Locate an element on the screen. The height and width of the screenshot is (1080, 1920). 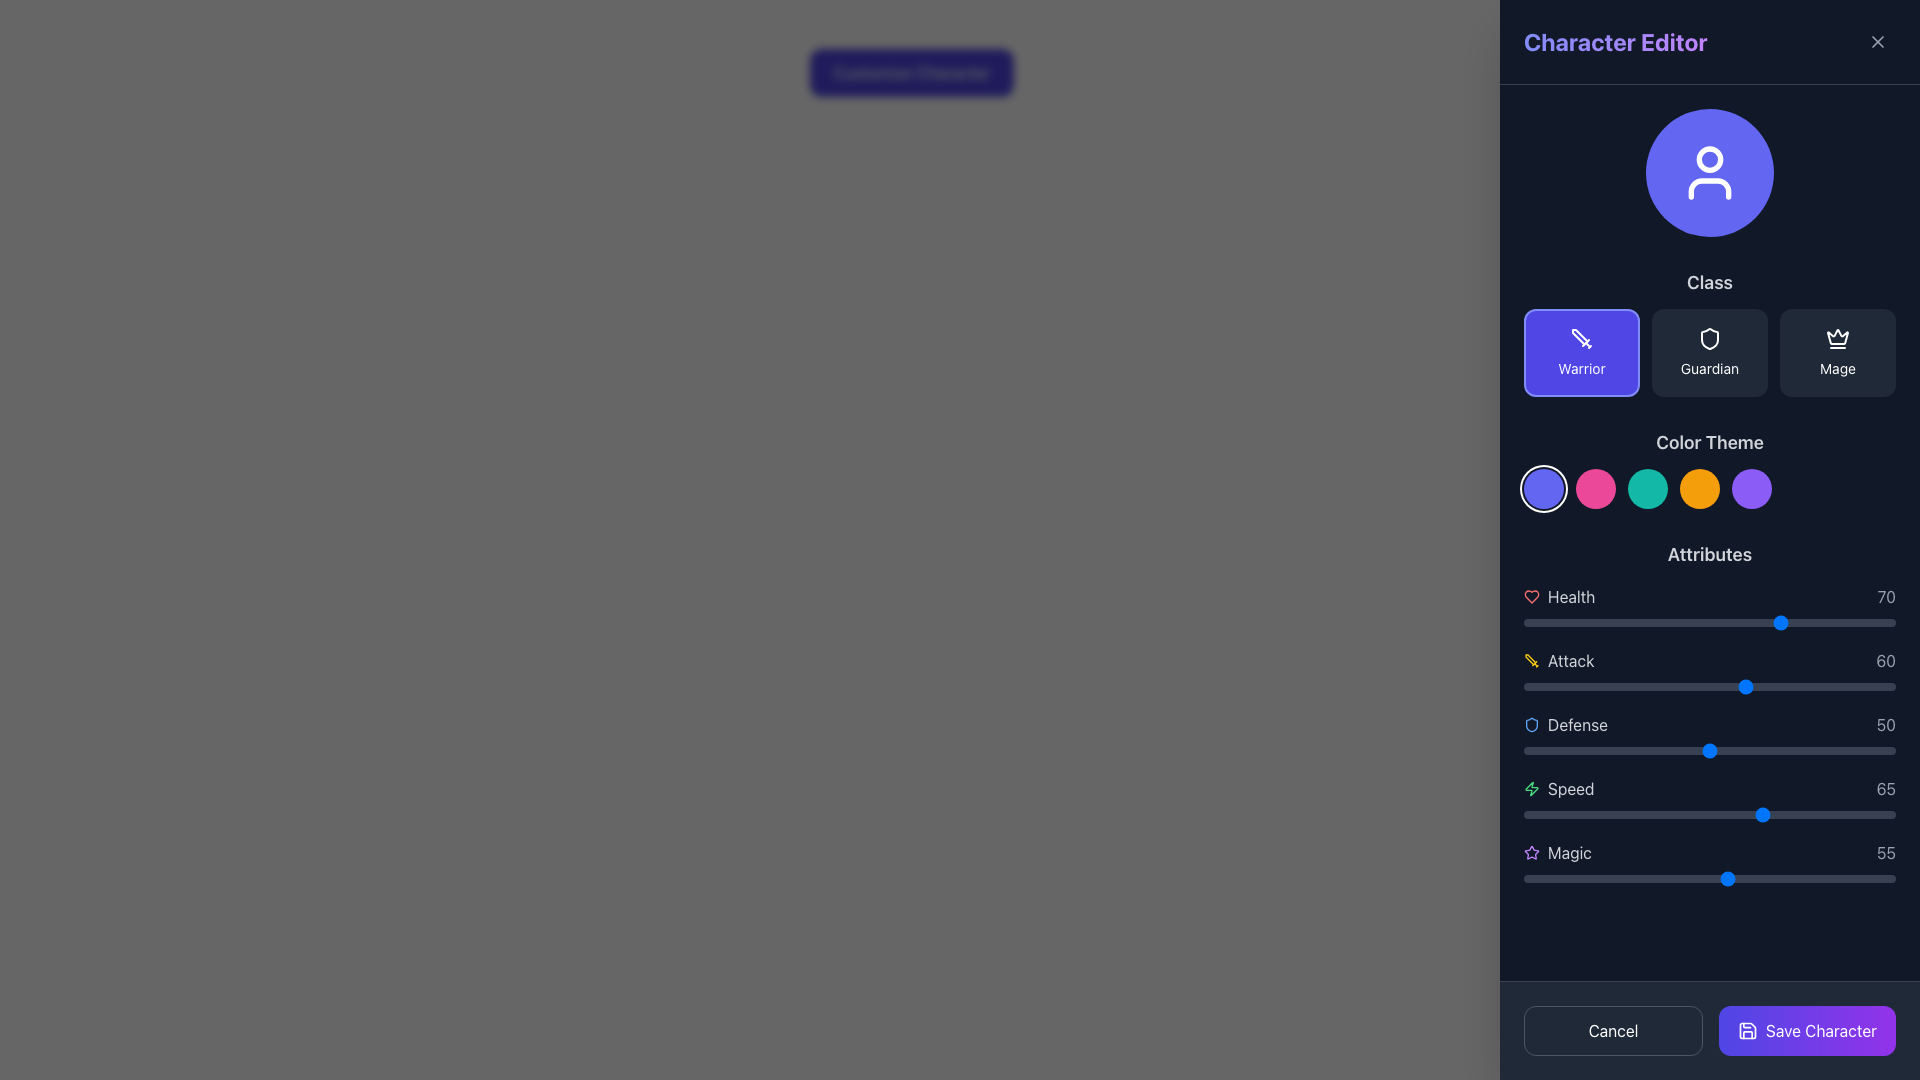
the circular icon with a prominent purple background and a white user silhouette symbol located in the upper section of the sidebar labeled 'Character Editor' is located at coordinates (1708, 172).